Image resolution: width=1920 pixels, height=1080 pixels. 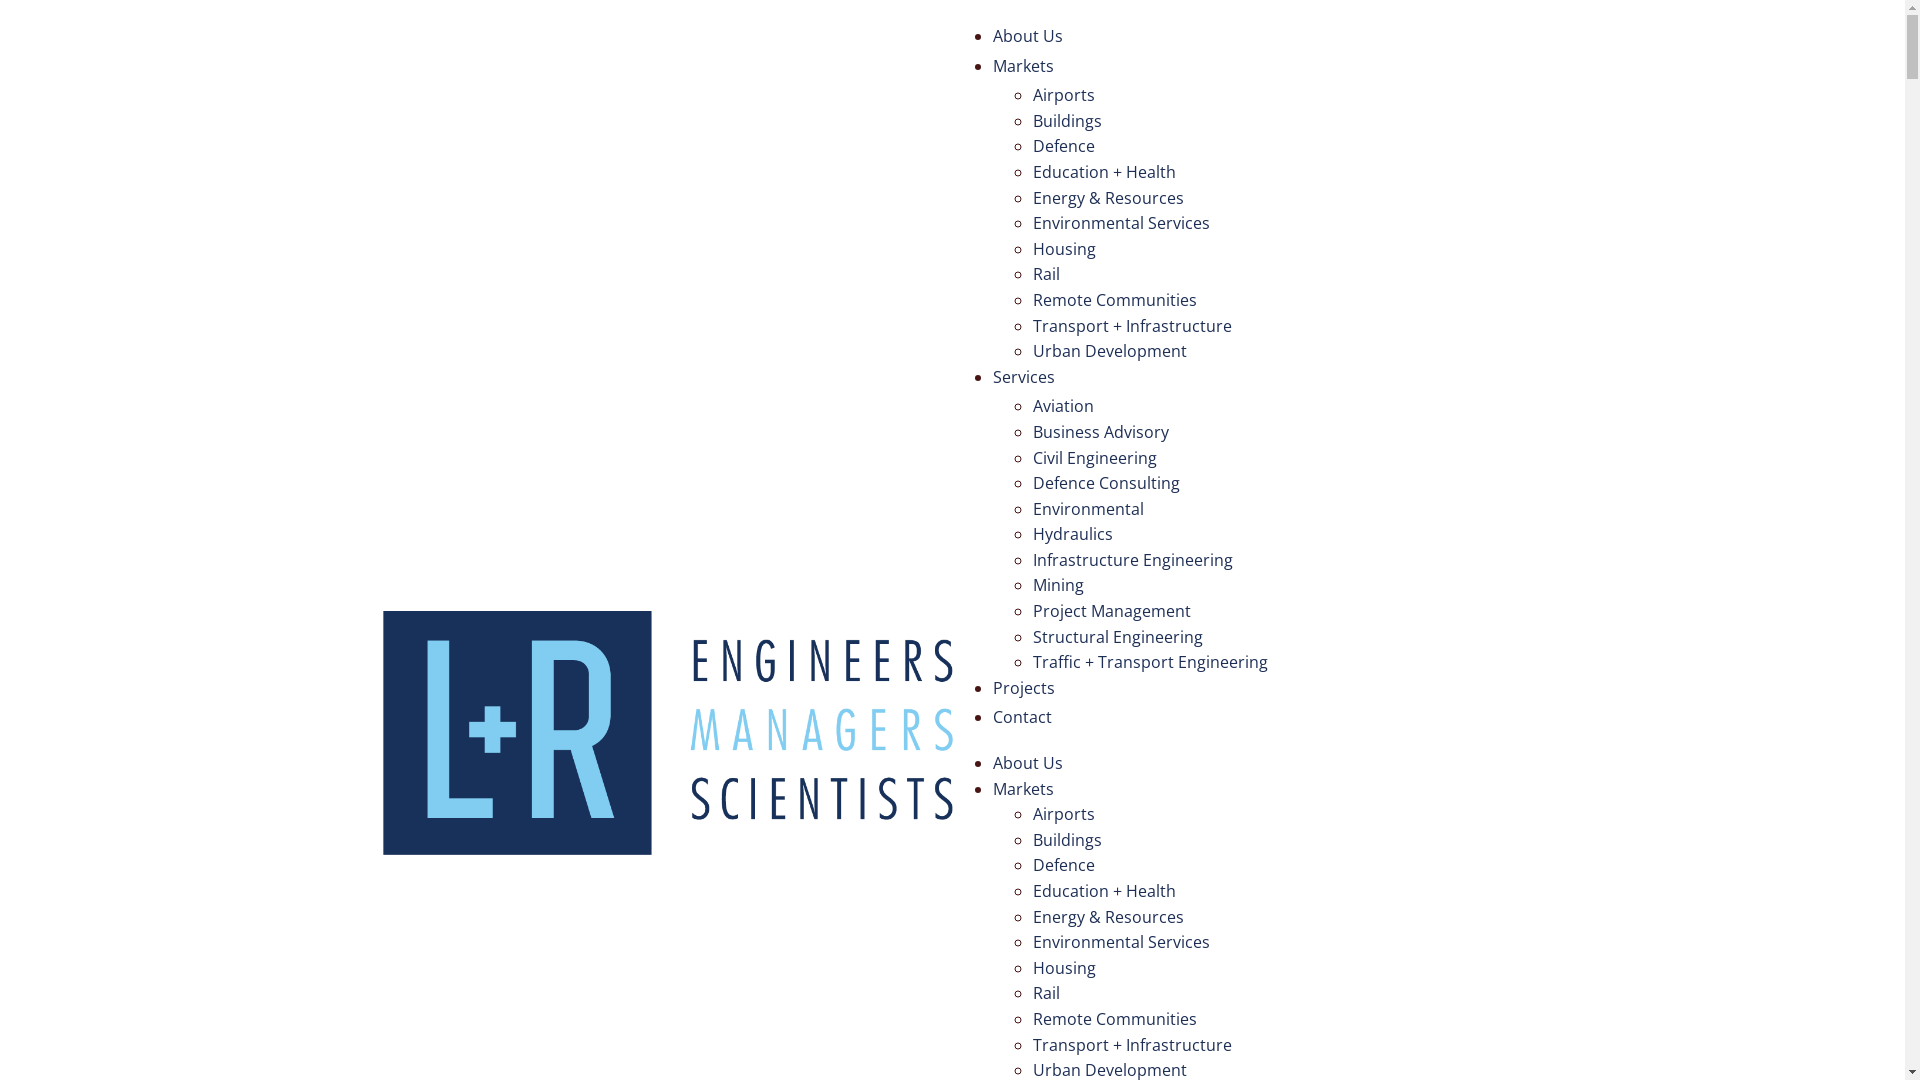 What do you see at coordinates (1032, 405) in the screenshot?
I see `'Aviation'` at bounding box center [1032, 405].